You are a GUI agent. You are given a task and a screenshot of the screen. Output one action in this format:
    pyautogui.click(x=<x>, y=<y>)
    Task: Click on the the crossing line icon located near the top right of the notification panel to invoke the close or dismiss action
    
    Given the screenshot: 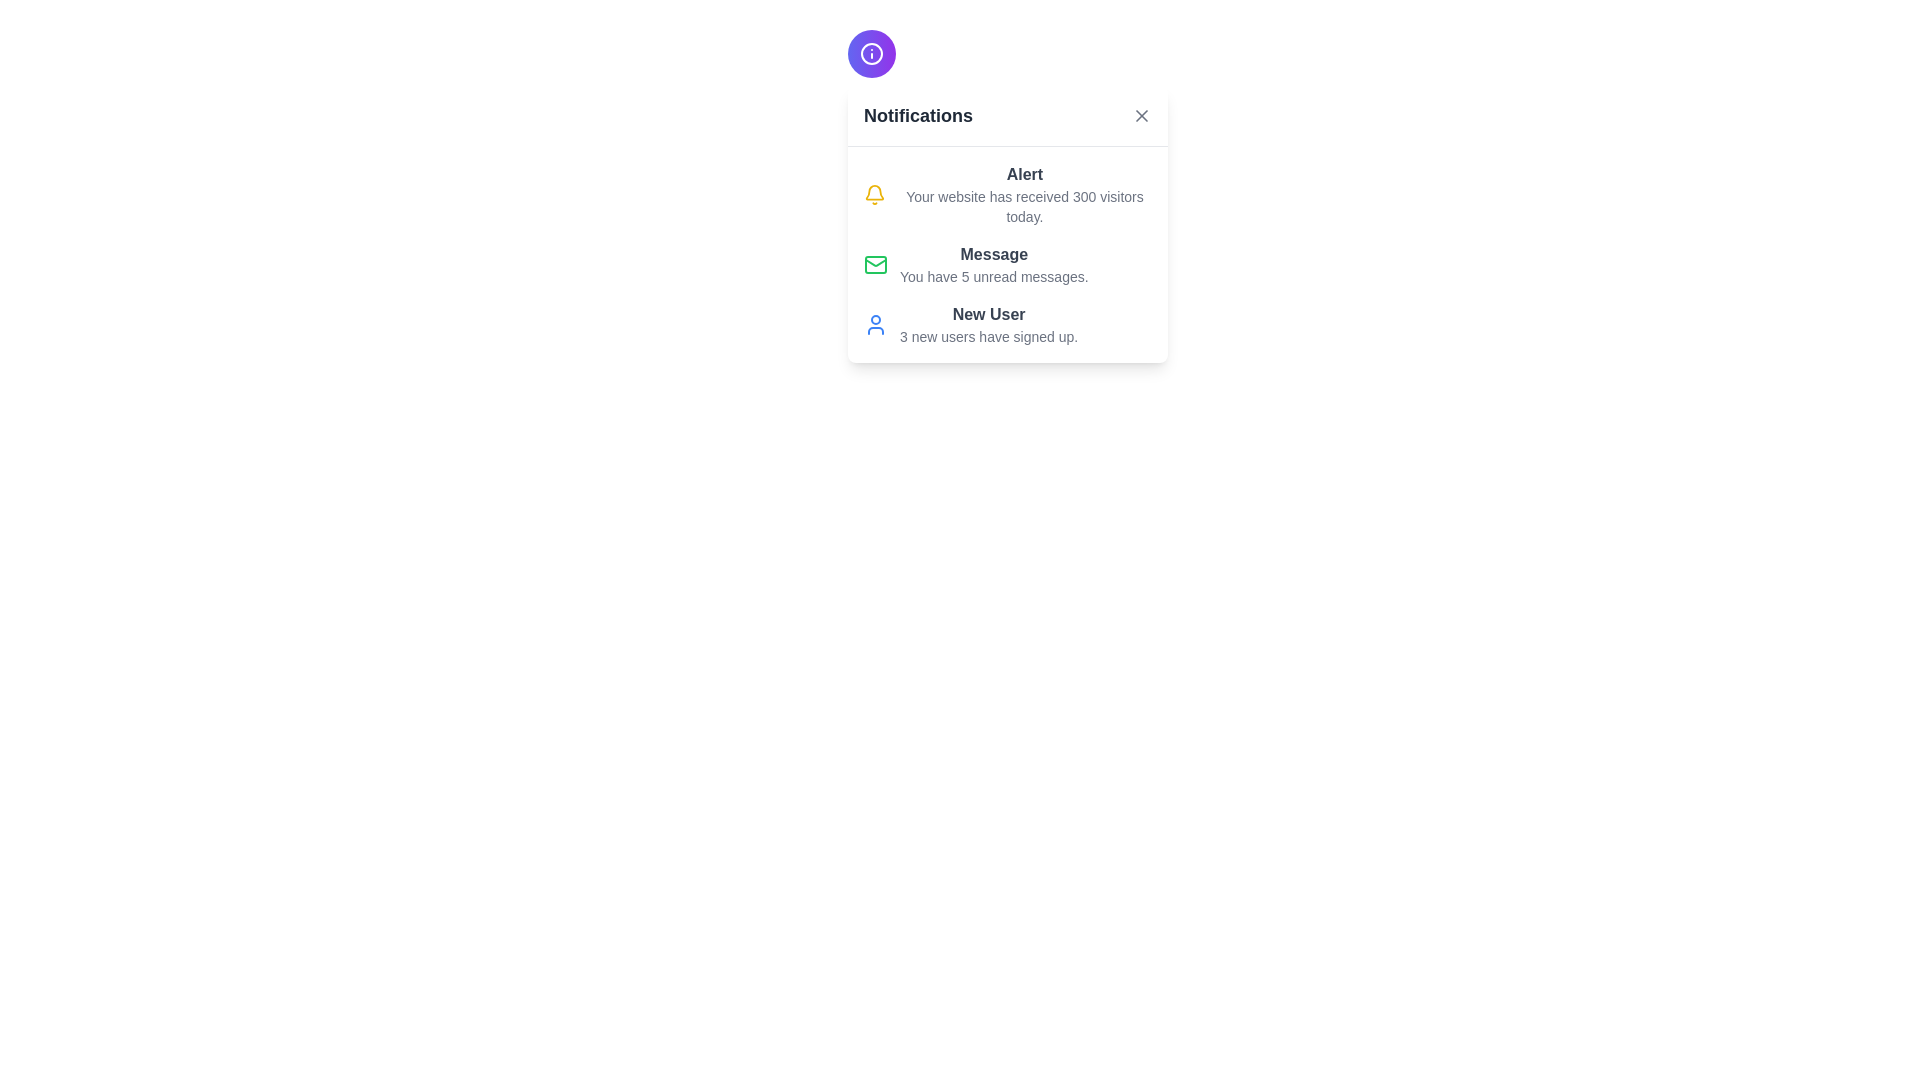 What is the action you would take?
    pyautogui.click(x=1142, y=115)
    